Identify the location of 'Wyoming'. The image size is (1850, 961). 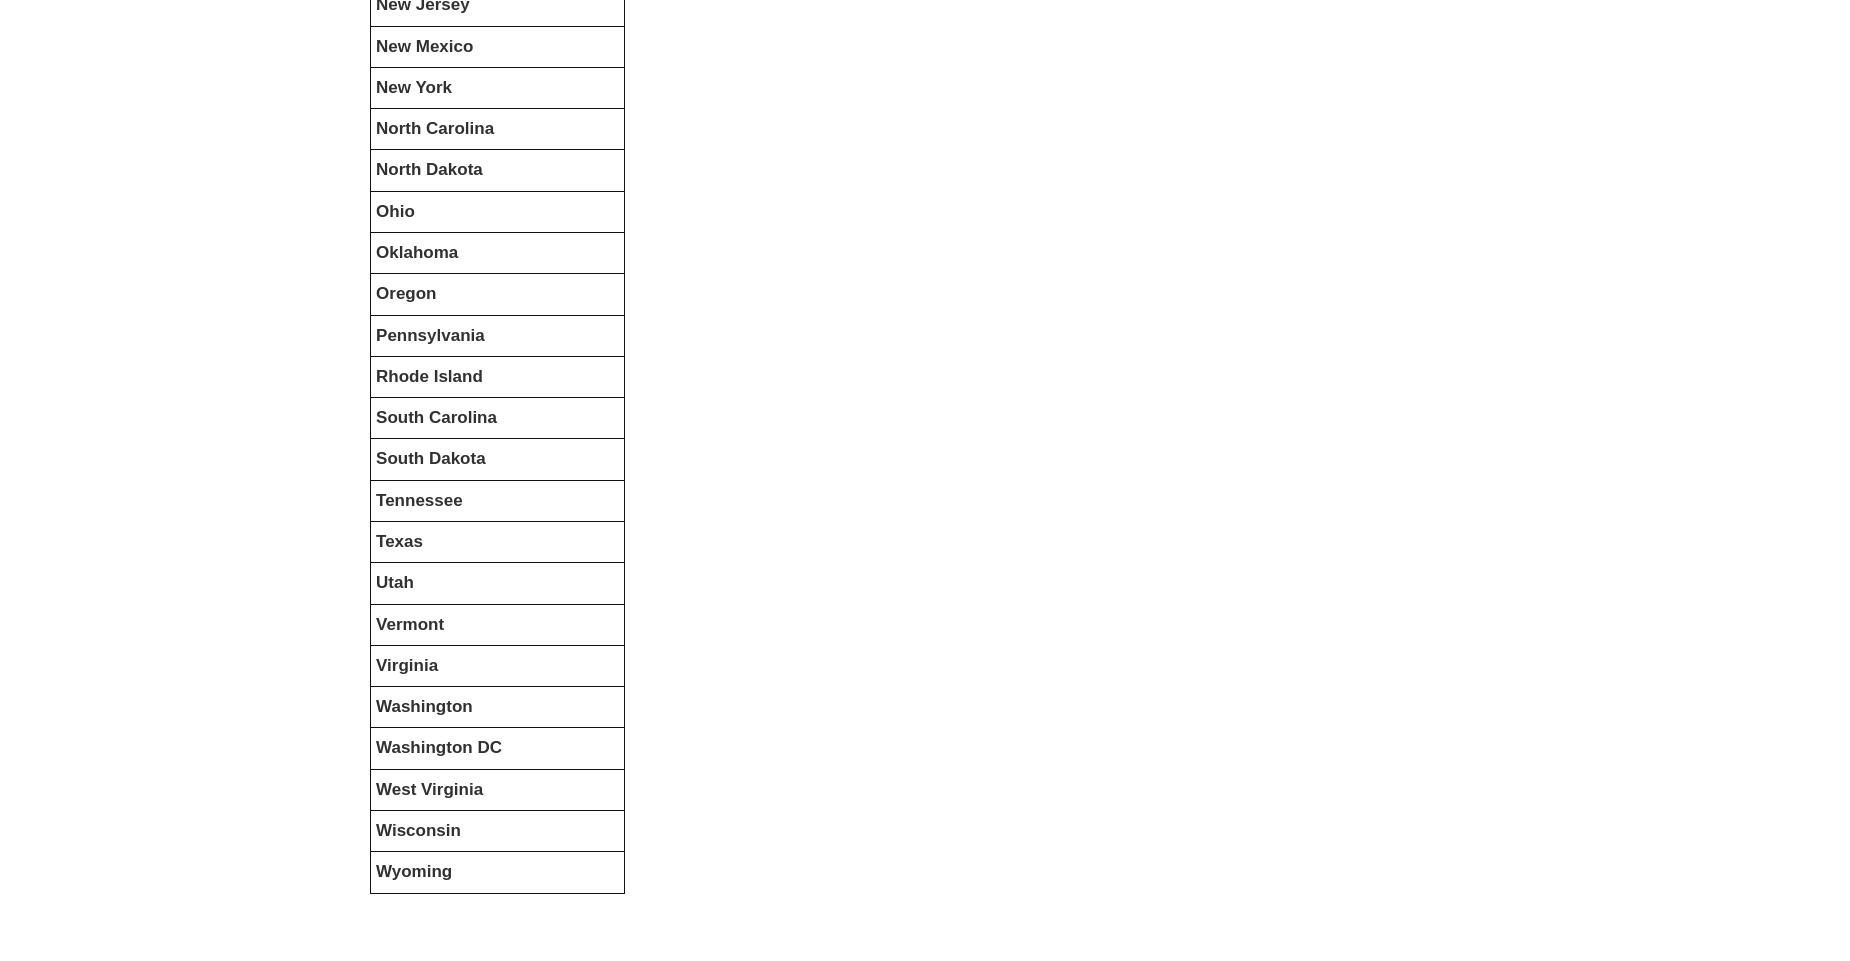
(413, 870).